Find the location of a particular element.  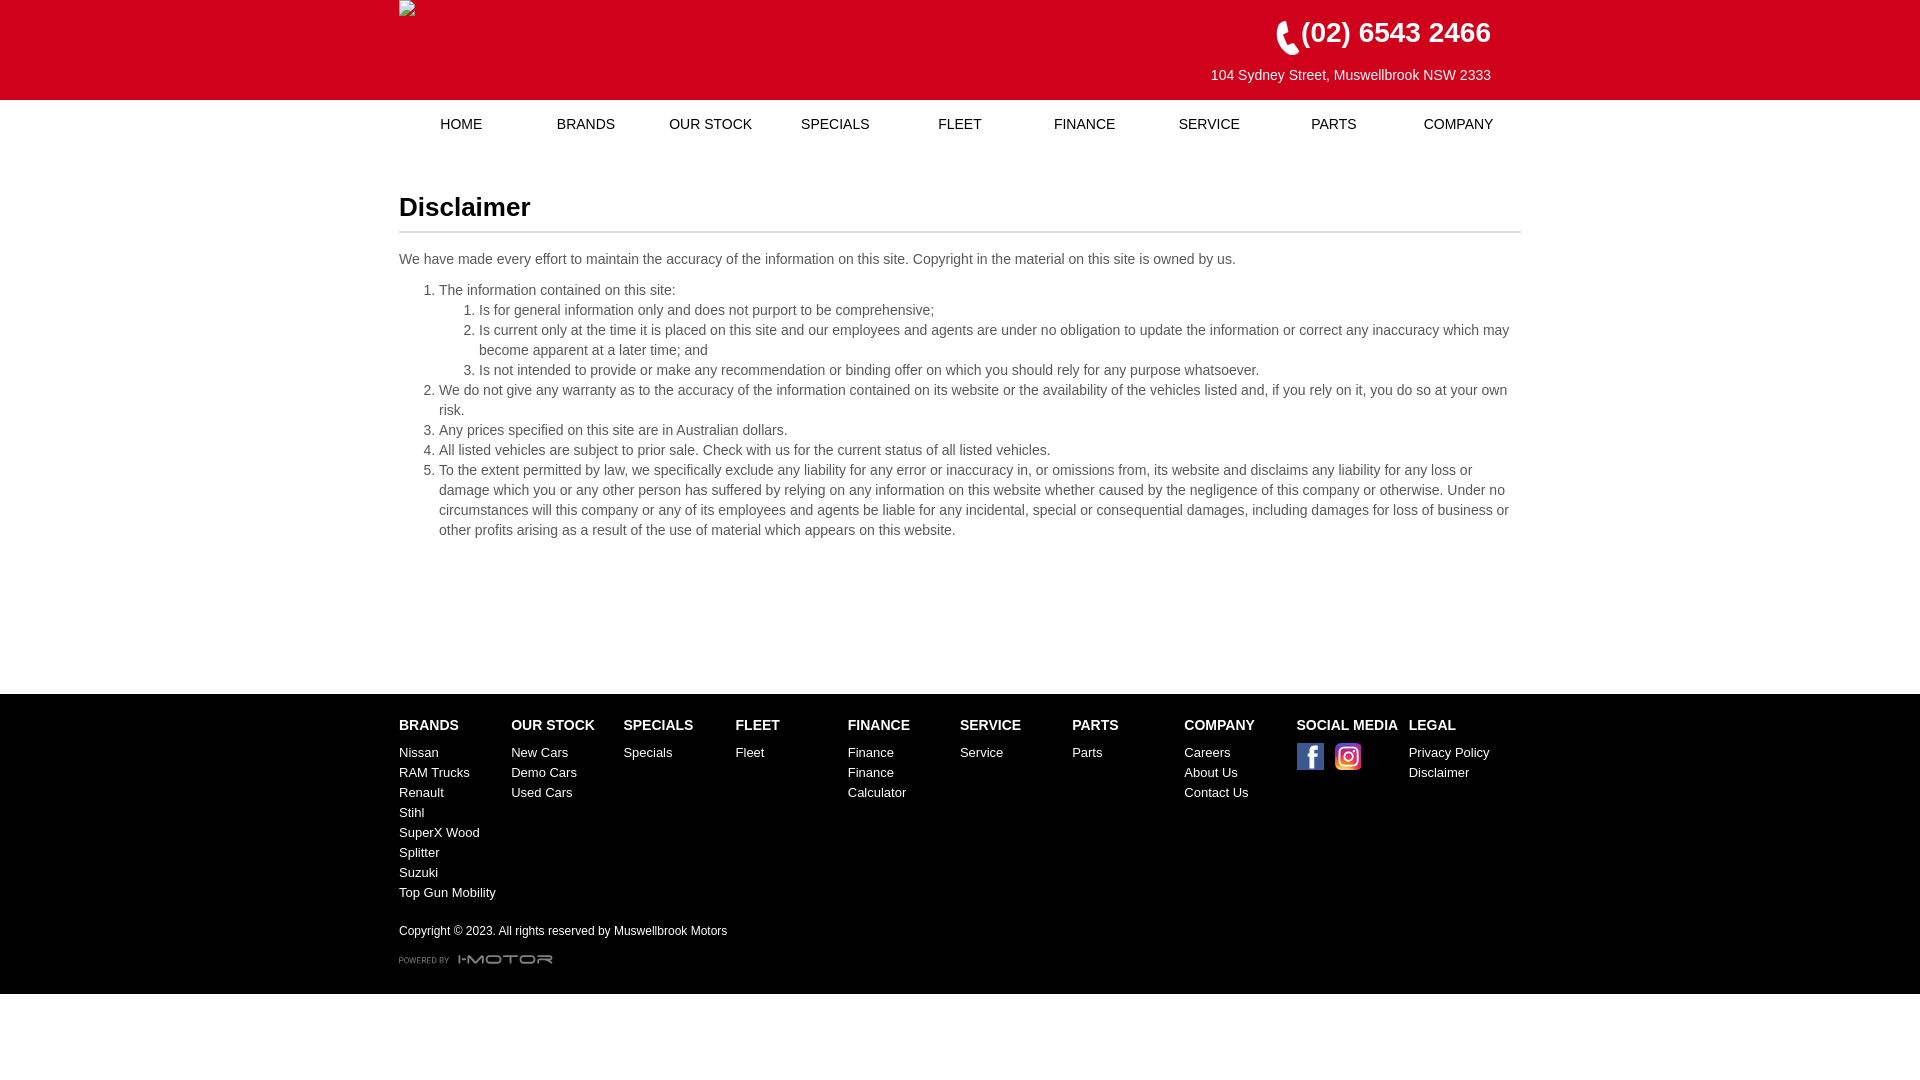

'Suzuki' is located at coordinates (450, 871).